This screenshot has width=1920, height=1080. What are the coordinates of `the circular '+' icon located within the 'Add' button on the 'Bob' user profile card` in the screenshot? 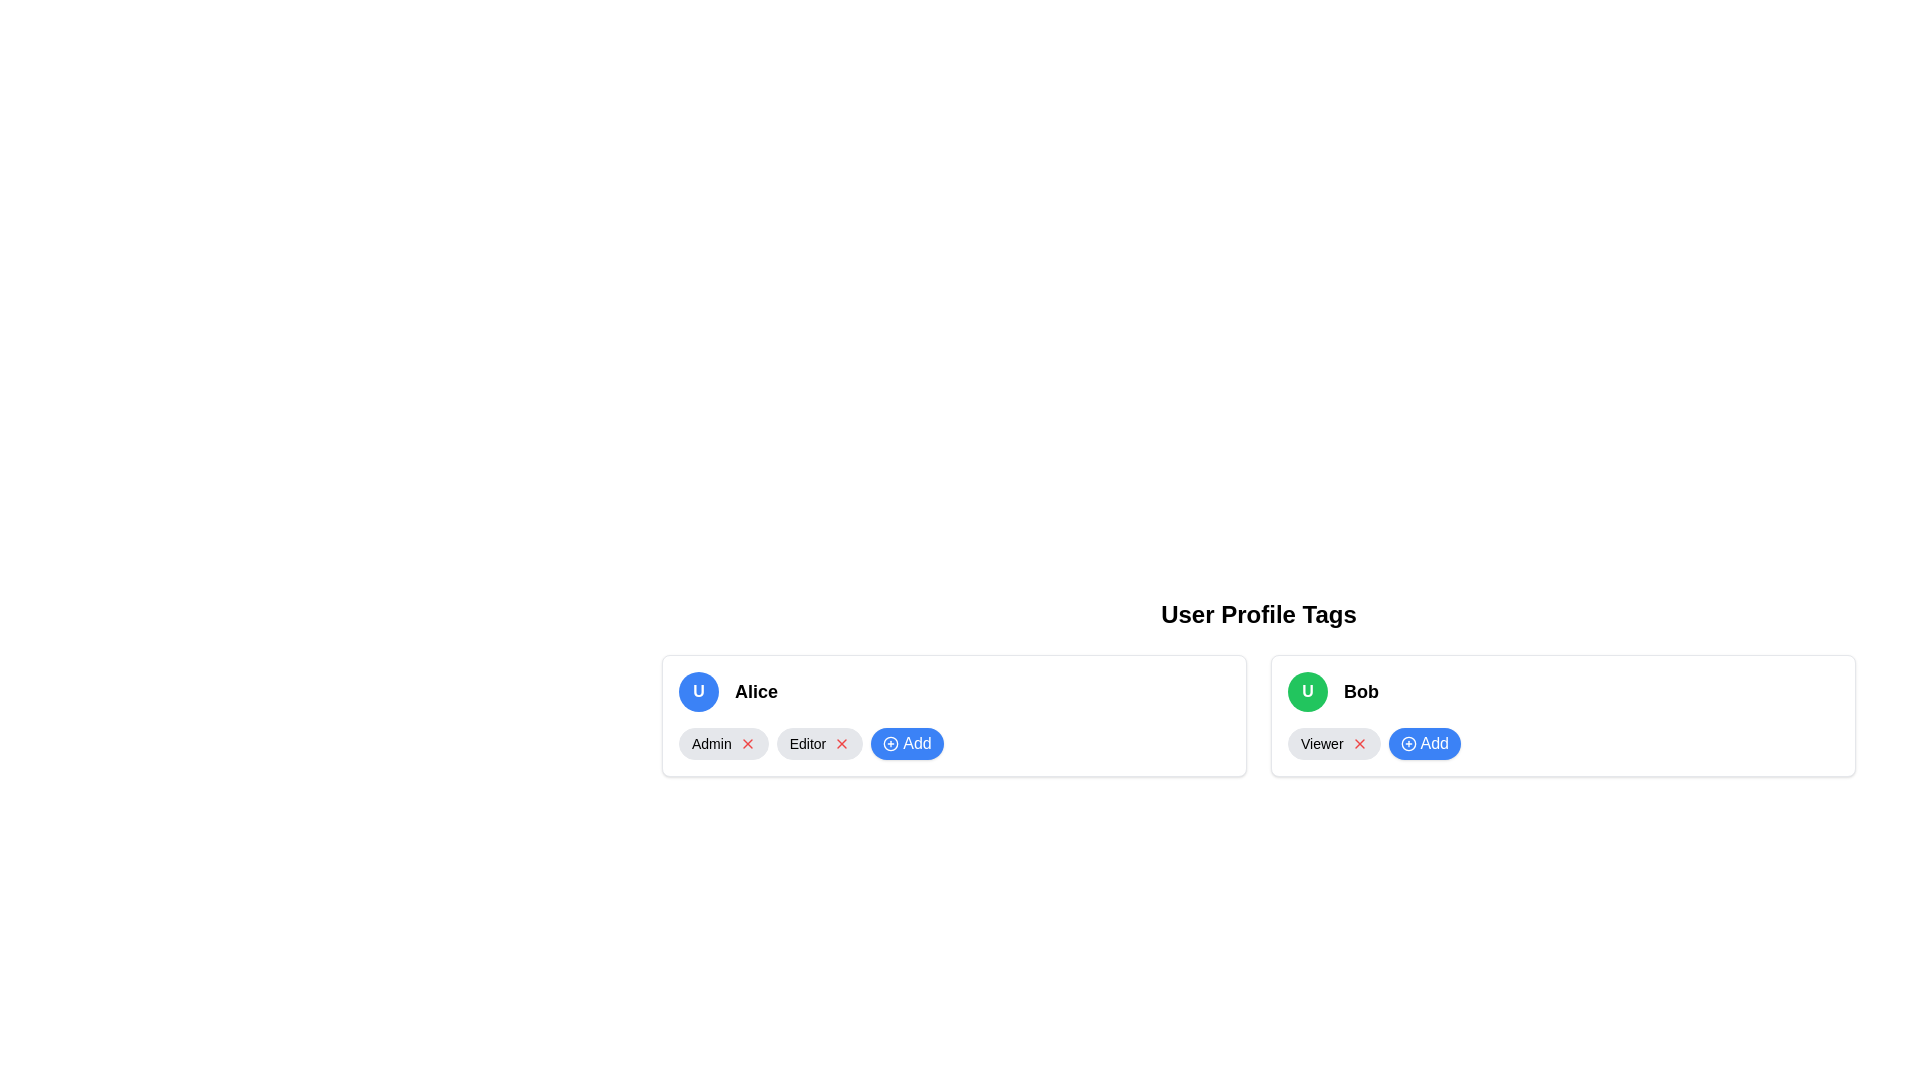 It's located at (1407, 744).